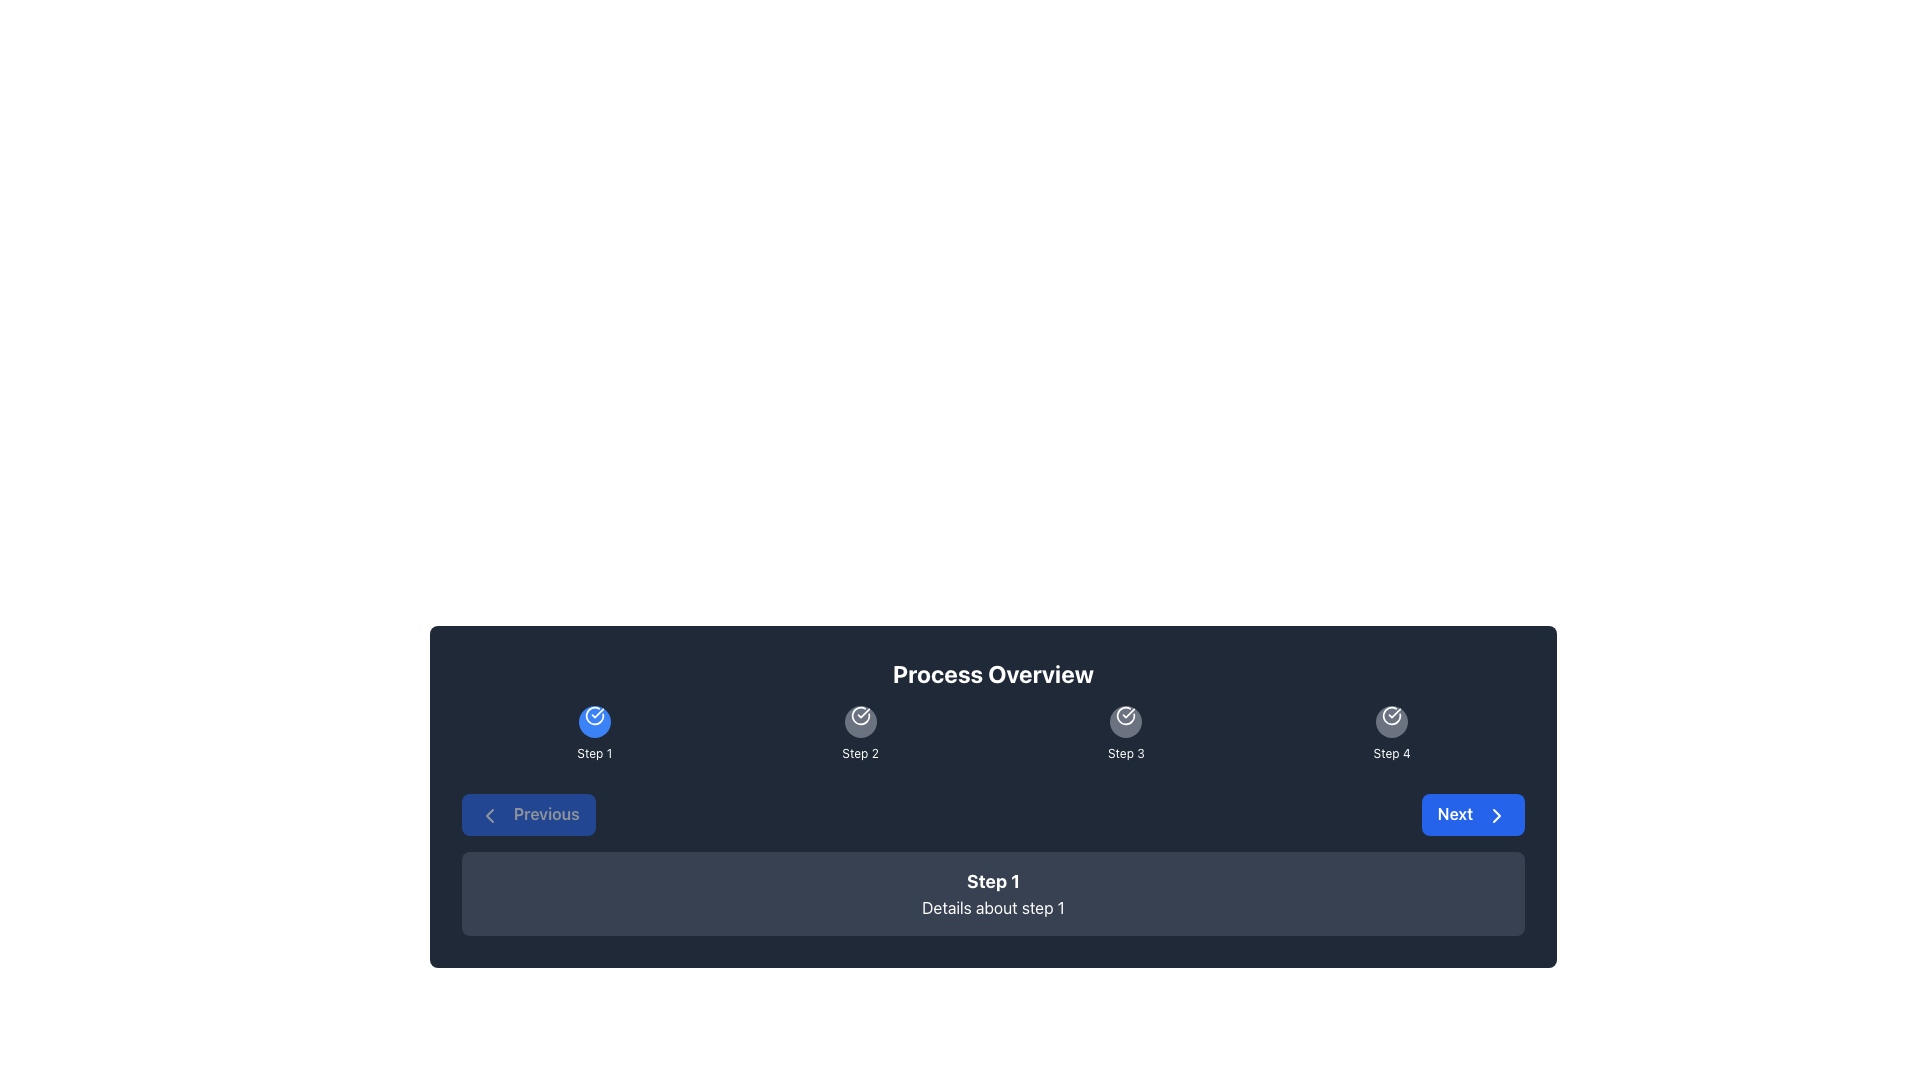 This screenshot has width=1920, height=1080. Describe the element at coordinates (993, 733) in the screenshot. I see `the interactive step indicator of the Progress Indicator, which consists of four steps labeled 'Step 1', 'Step 2', 'Step 3', and 'Step 4', with the first step styled in blue indicating the current step` at that location.